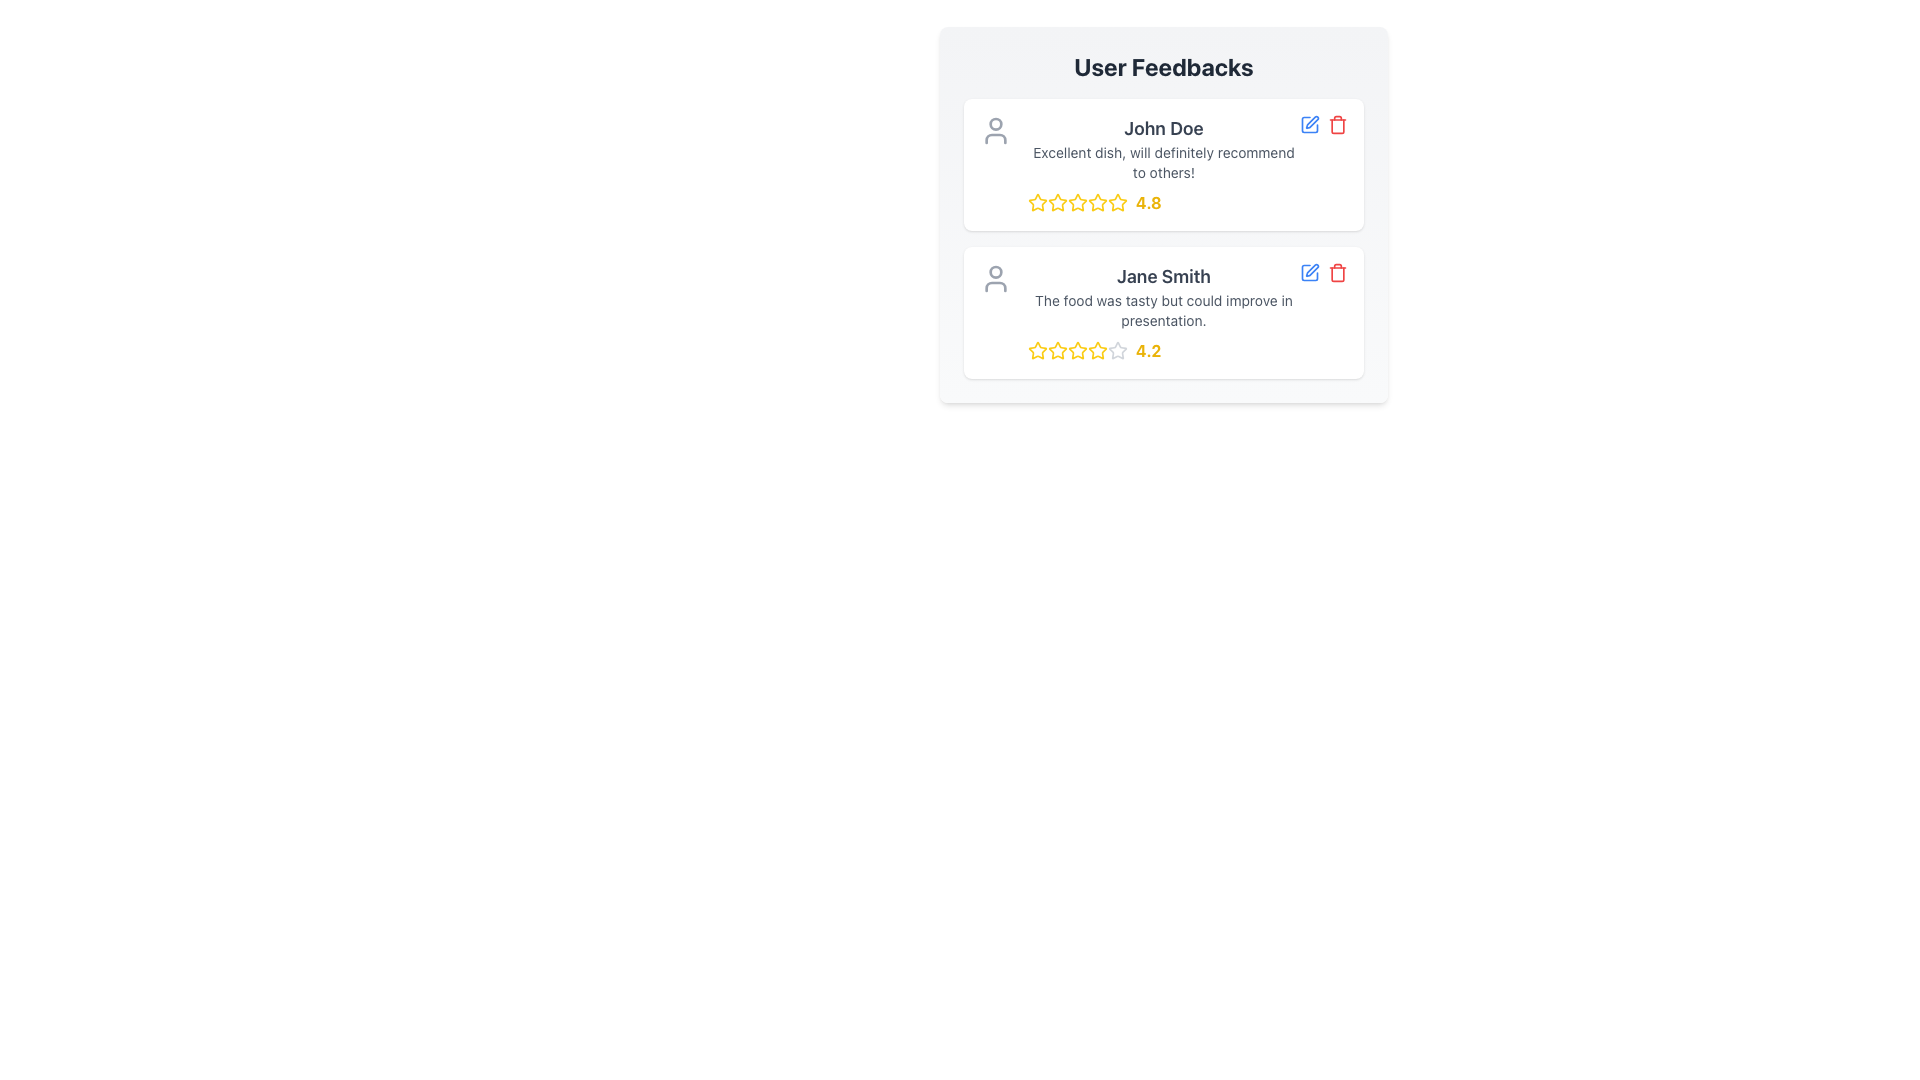  I want to click on the first star icon in the rating system located below the feedback for 'Jane Smith' in the second feedback card, so click(1037, 350).